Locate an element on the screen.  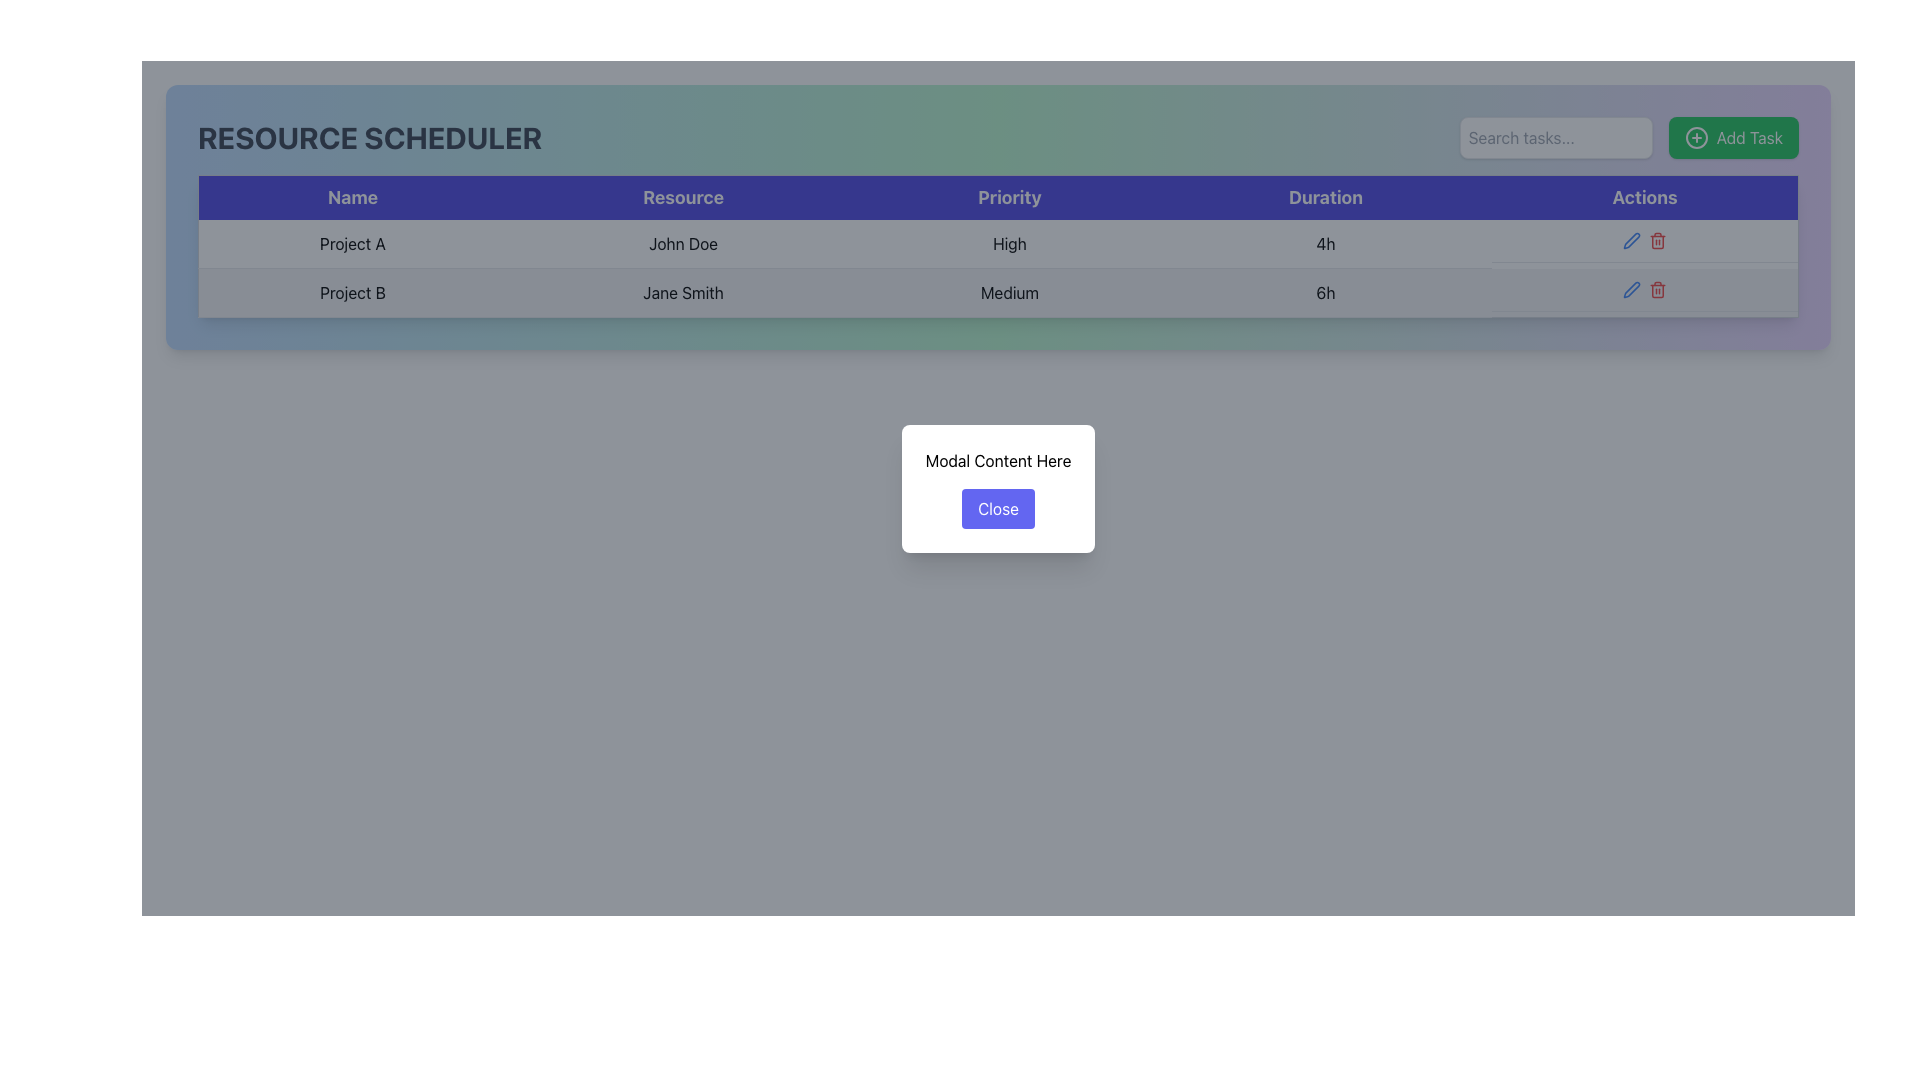
the 'Add Task' button which contains the icon for adding a new task, located at the top-right corner of the interface is located at coordinates (1695, 137).